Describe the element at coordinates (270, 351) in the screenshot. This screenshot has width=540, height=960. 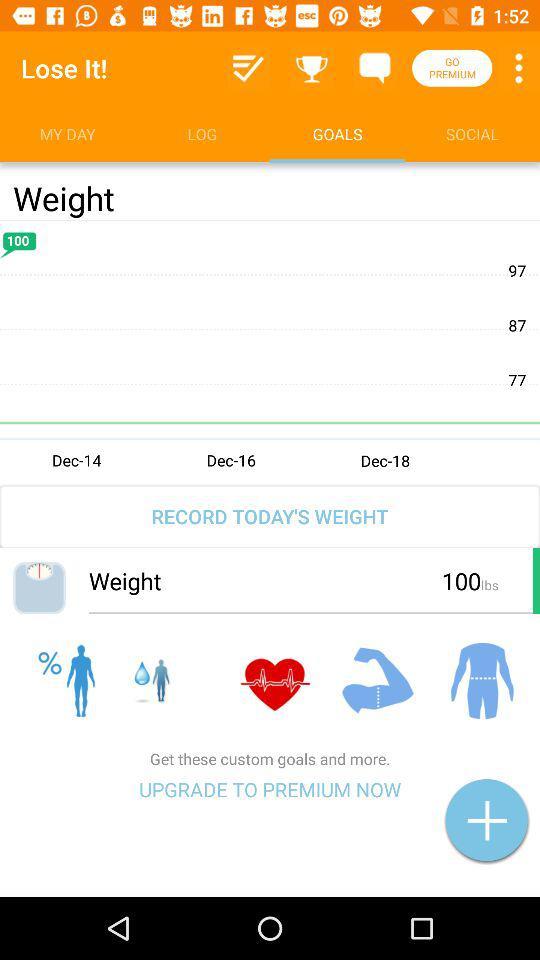
I see `item above the record today s item` at that location.